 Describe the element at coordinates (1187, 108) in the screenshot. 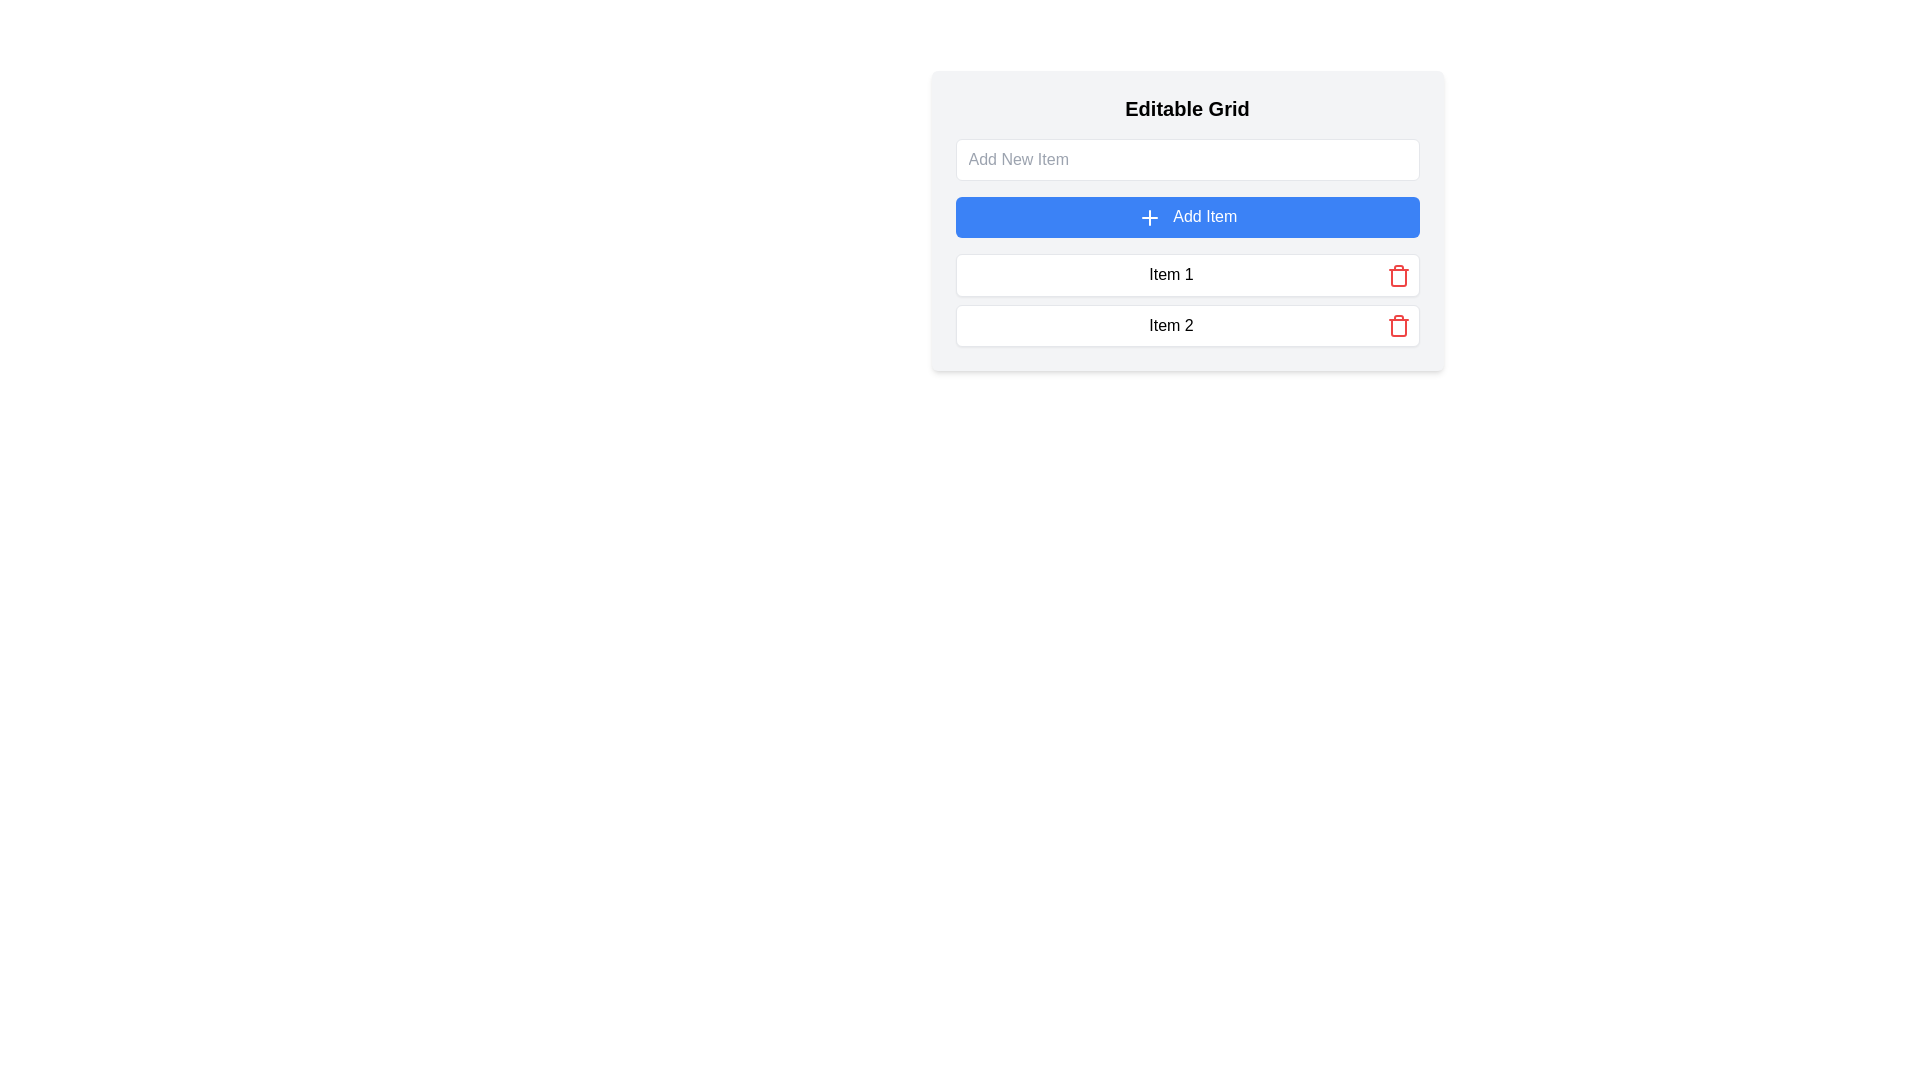

I see `the heading label at the top of the card-like structure, which serves as the title for the interface section` at that location.